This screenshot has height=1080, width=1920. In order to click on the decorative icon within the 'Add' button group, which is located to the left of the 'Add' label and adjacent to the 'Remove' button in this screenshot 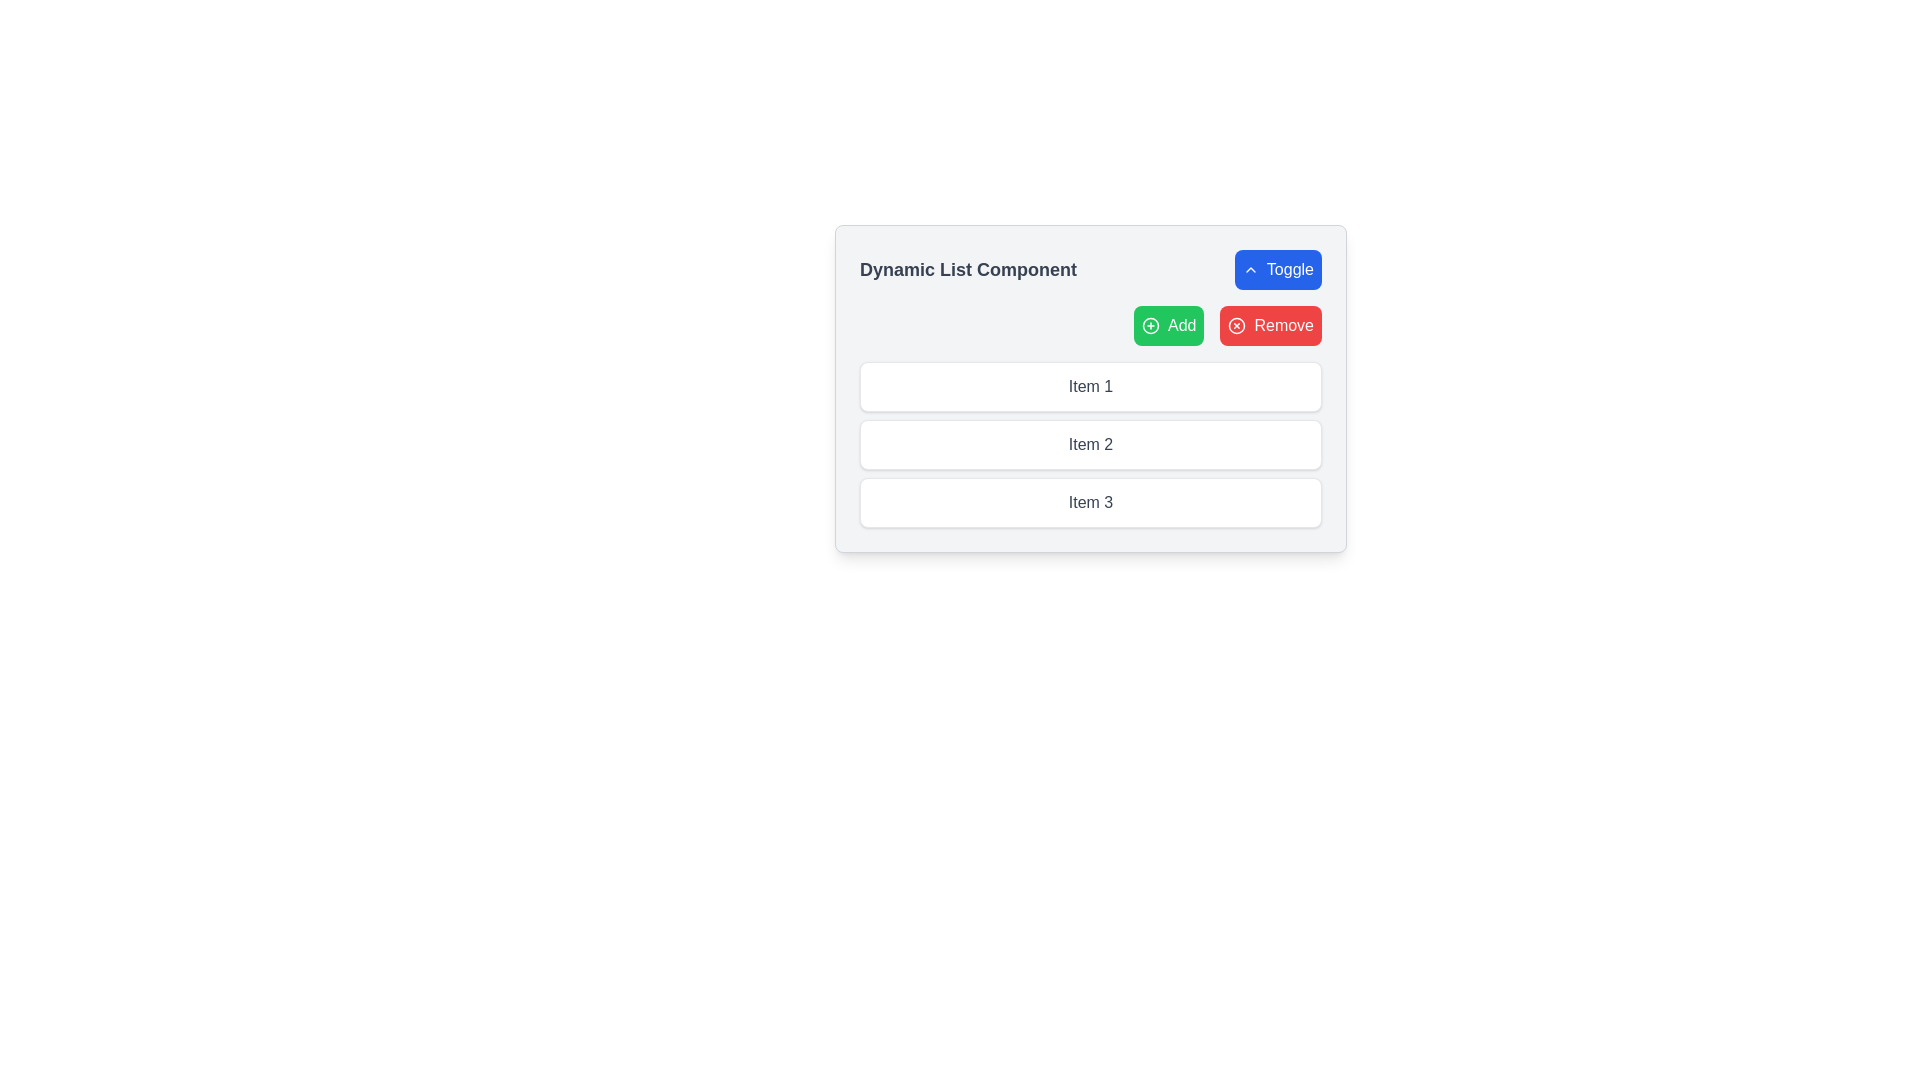, I will do `click(1151, 325)`.